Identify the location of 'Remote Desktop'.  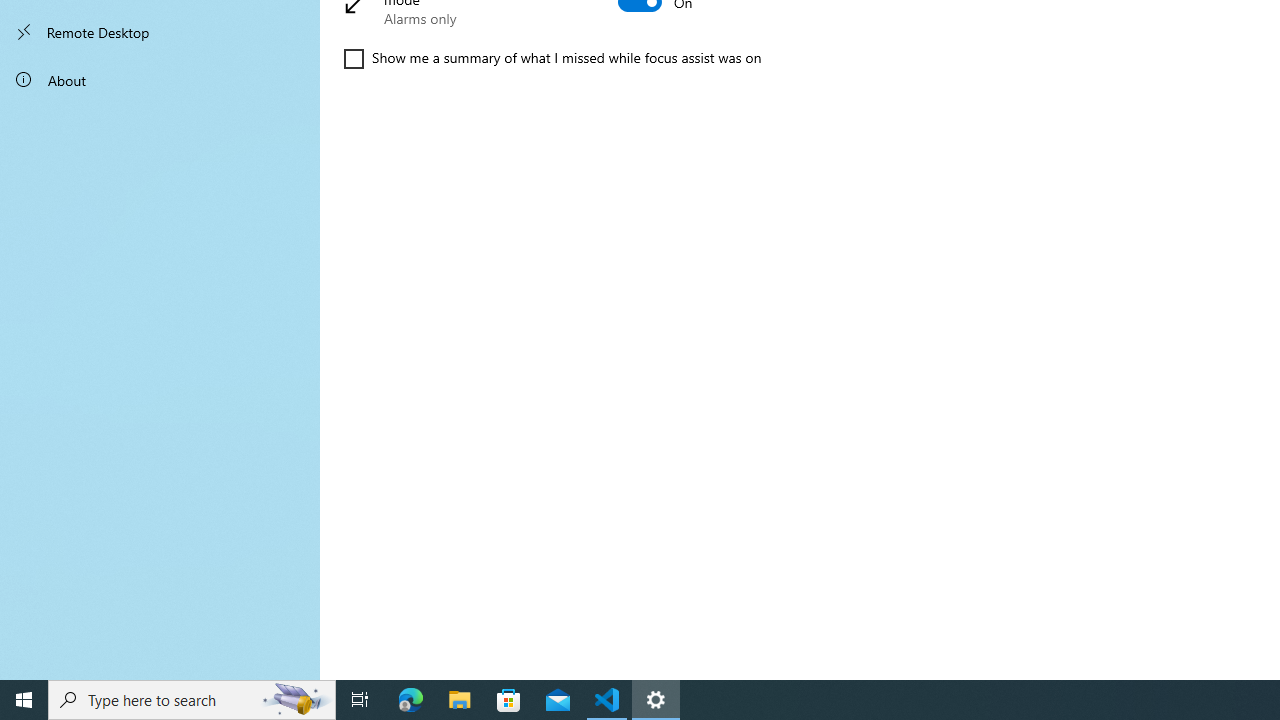
(160, 32).